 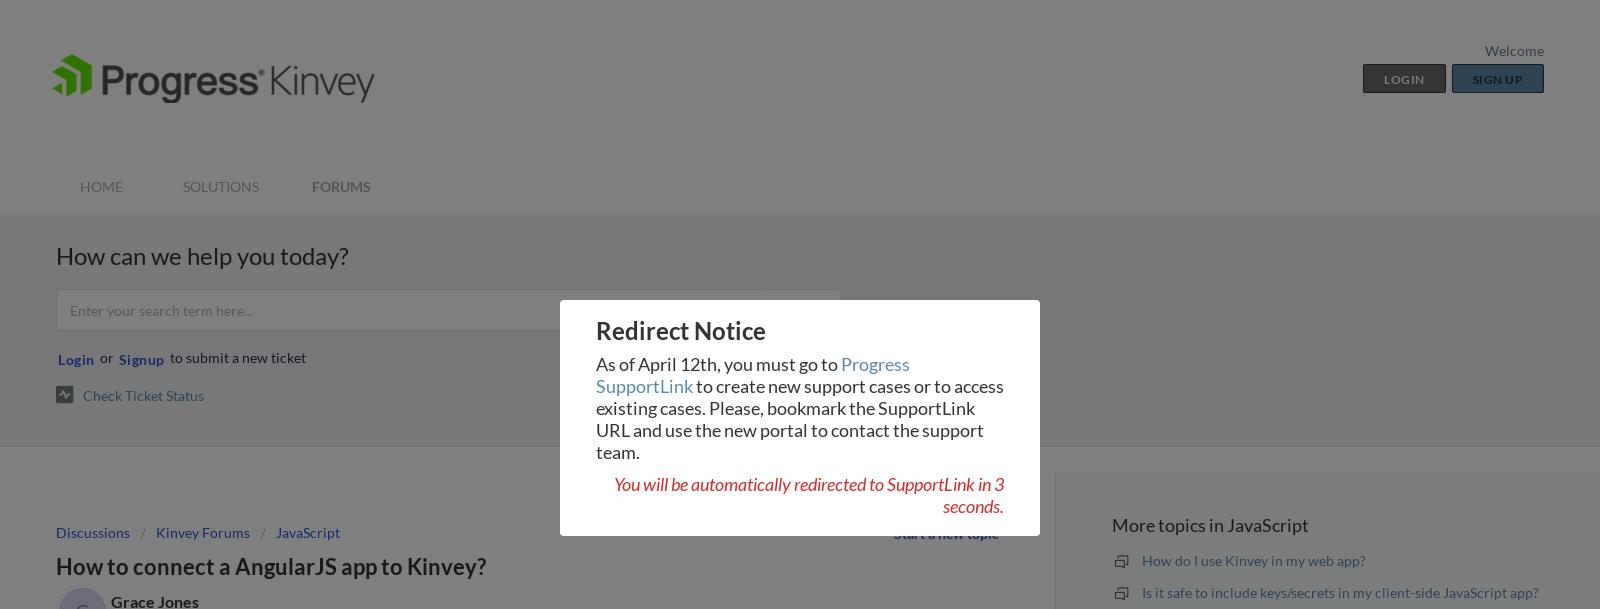 I want to click on 'to submit a new ticket', so click(x=235, y=357).